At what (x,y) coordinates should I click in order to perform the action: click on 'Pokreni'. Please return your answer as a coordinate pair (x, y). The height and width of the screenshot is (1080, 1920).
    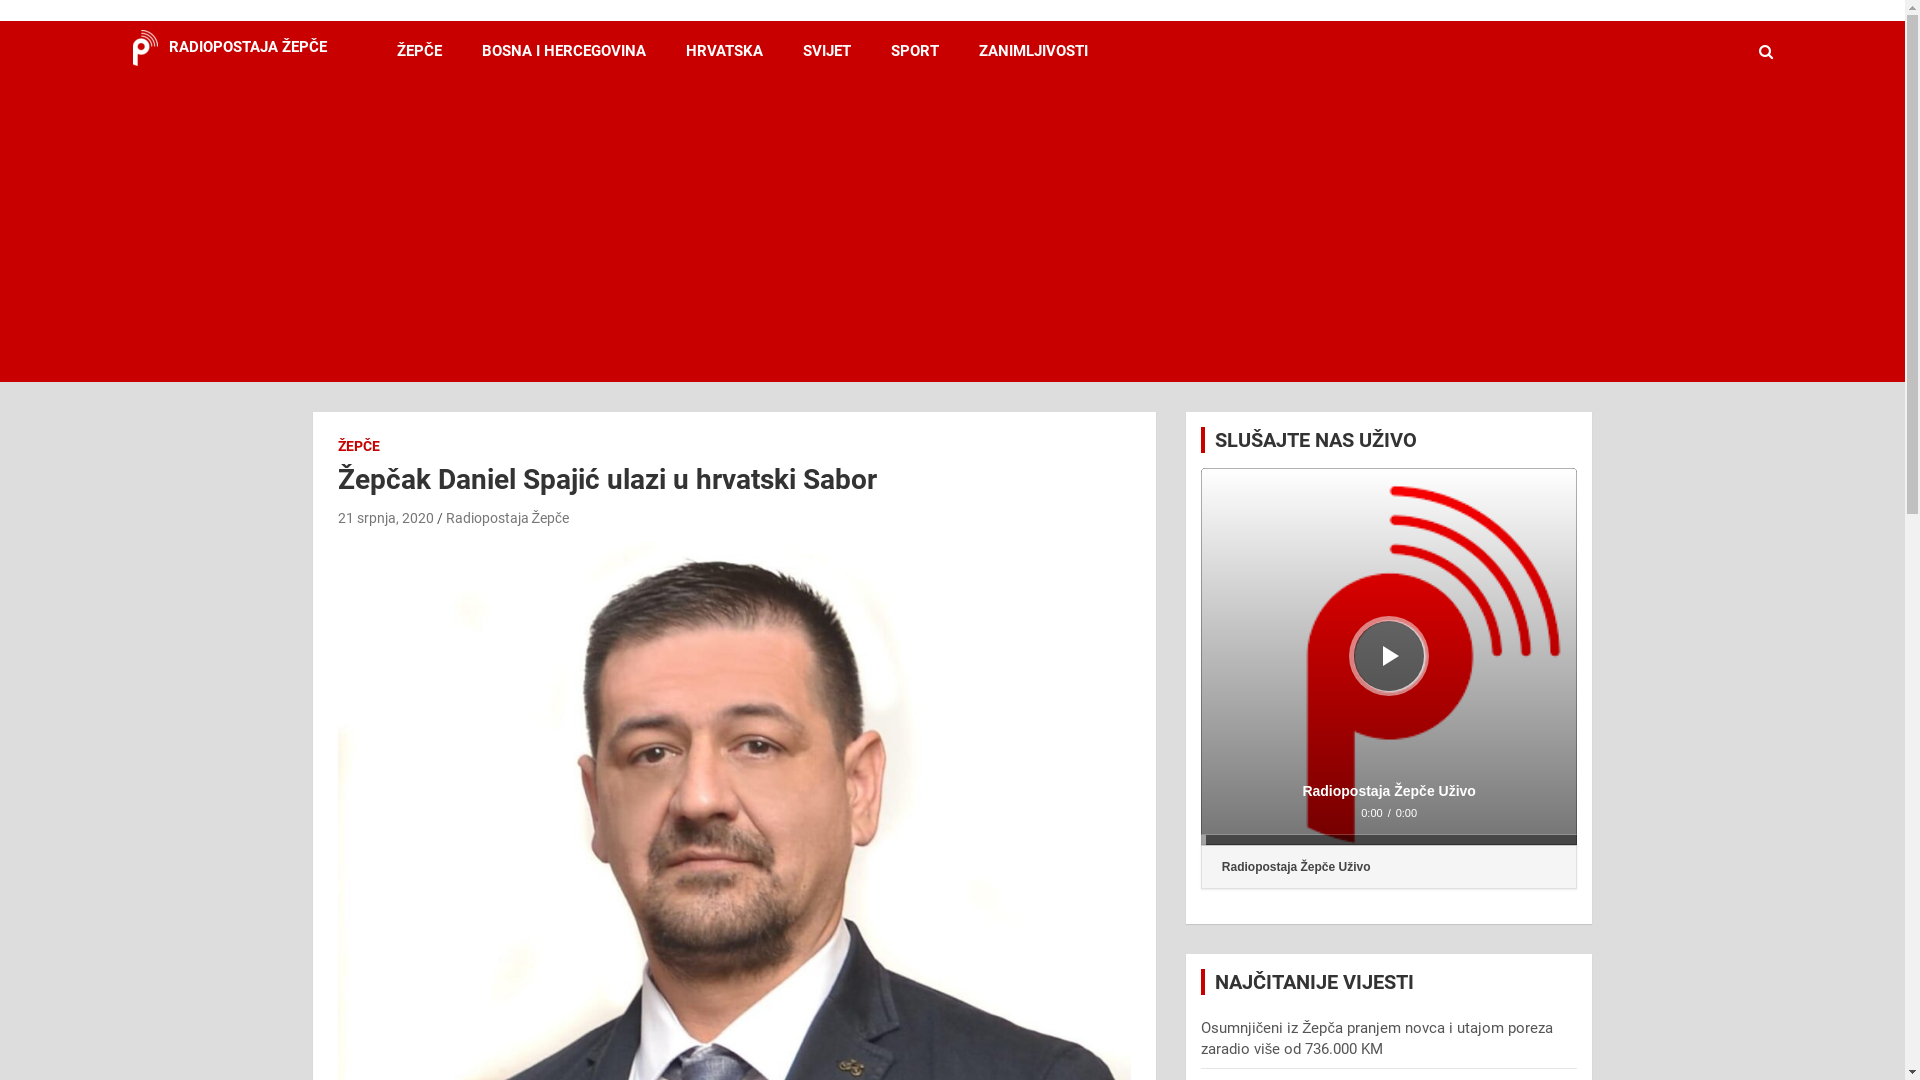
    Looking at the image, I should click on (1381, 655).